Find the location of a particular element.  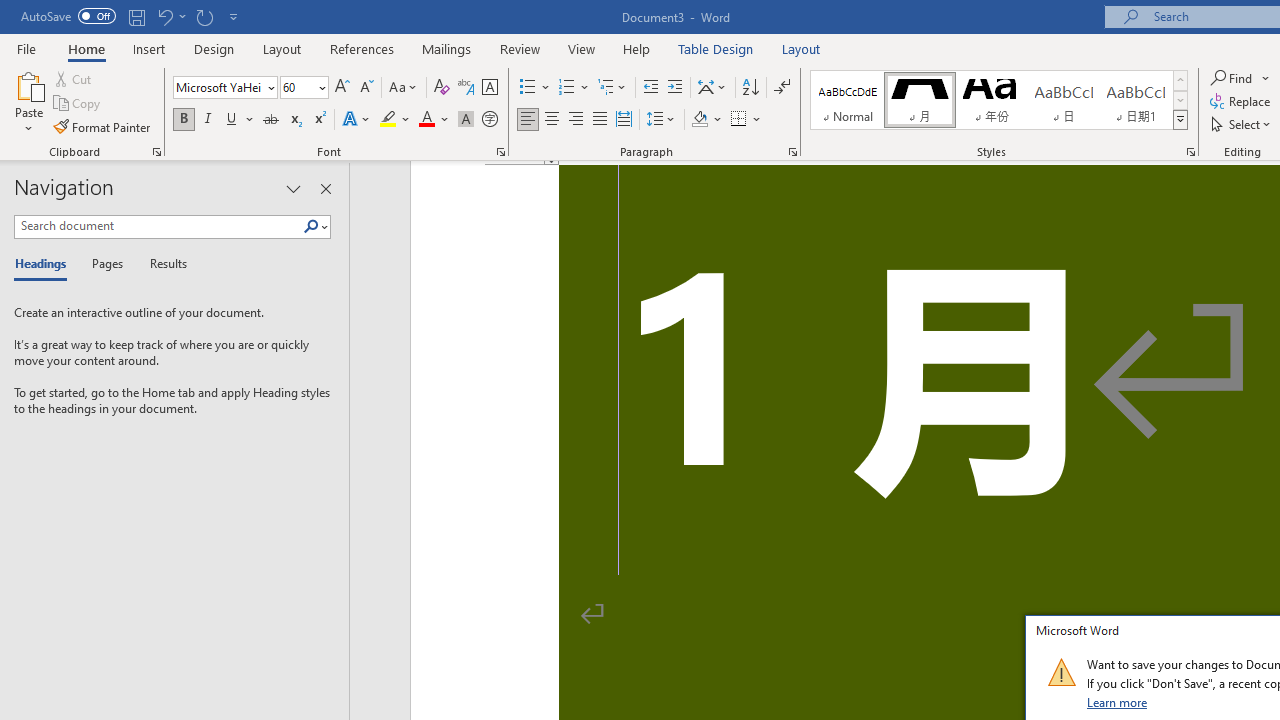

'Decrease Indent' is located at coordinates (650, 86).